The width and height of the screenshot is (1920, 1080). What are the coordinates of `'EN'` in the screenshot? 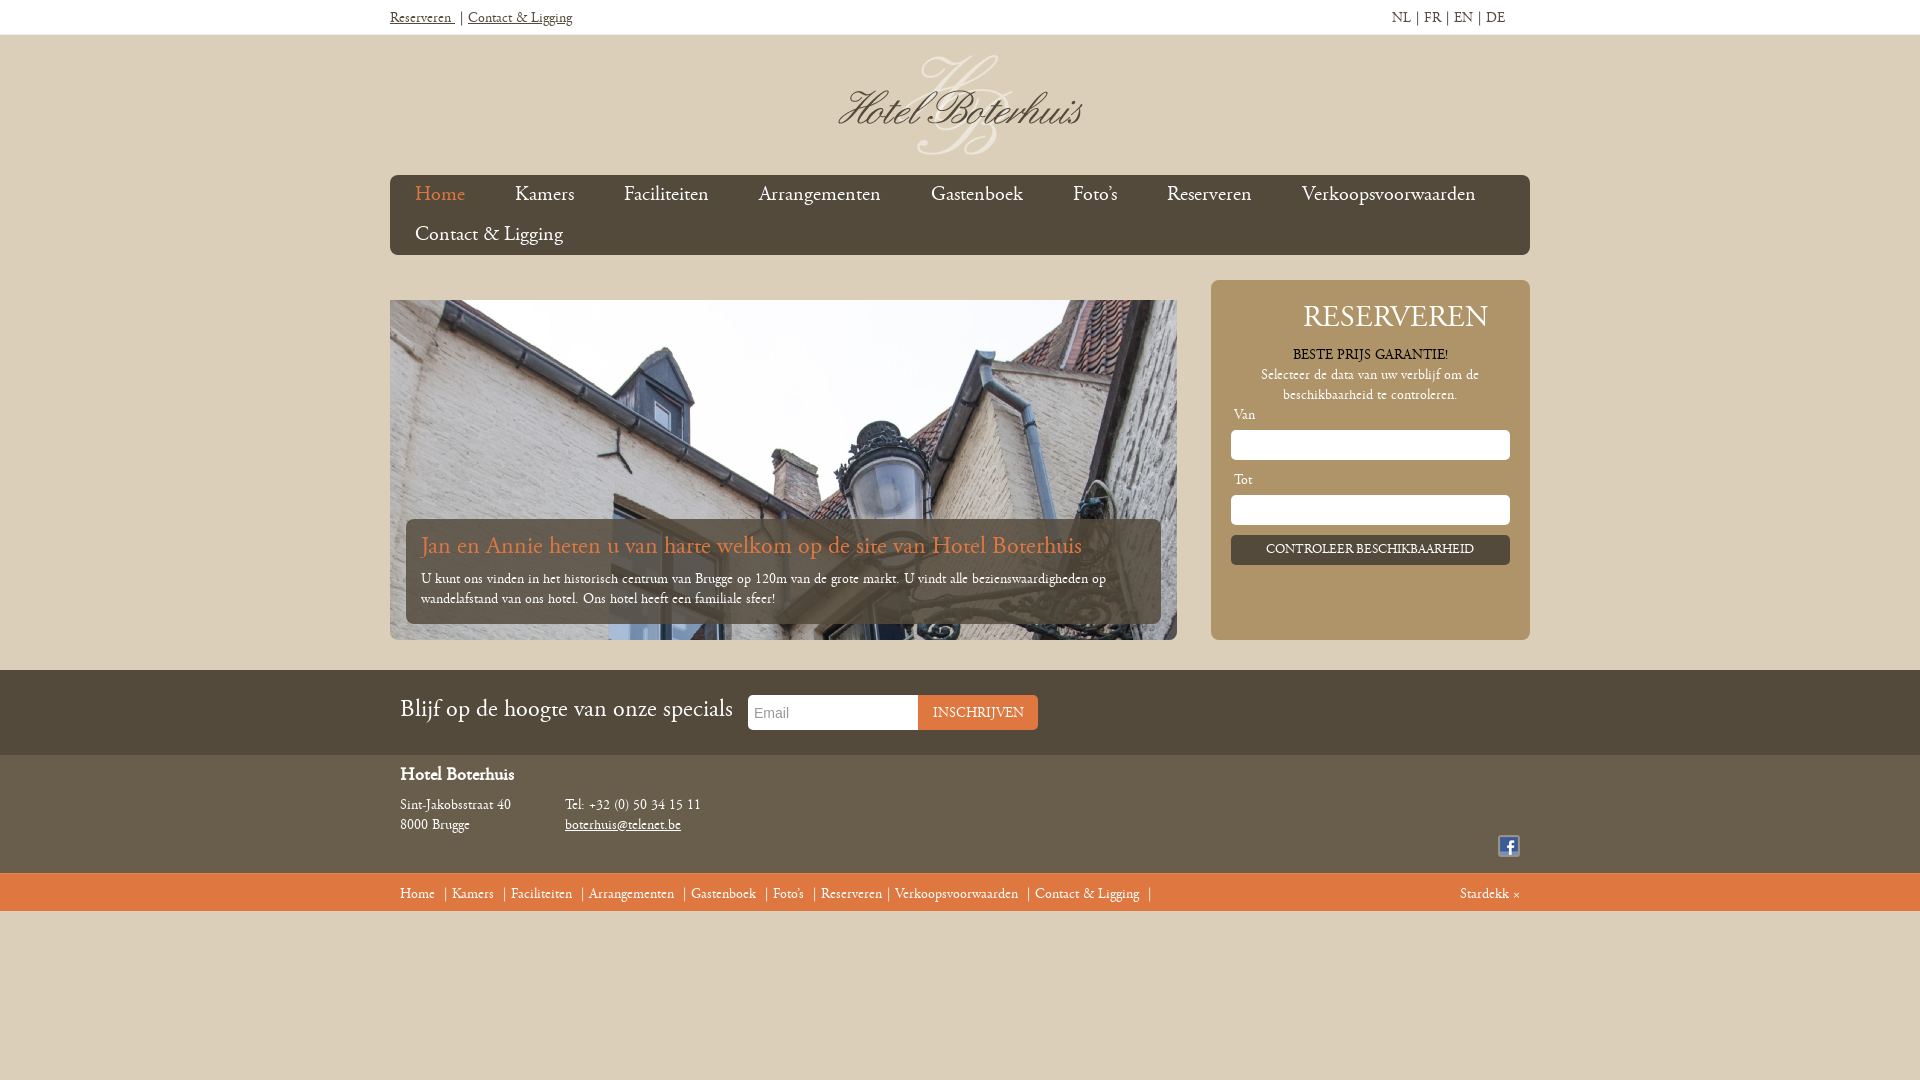 It's located at (1463, 18).